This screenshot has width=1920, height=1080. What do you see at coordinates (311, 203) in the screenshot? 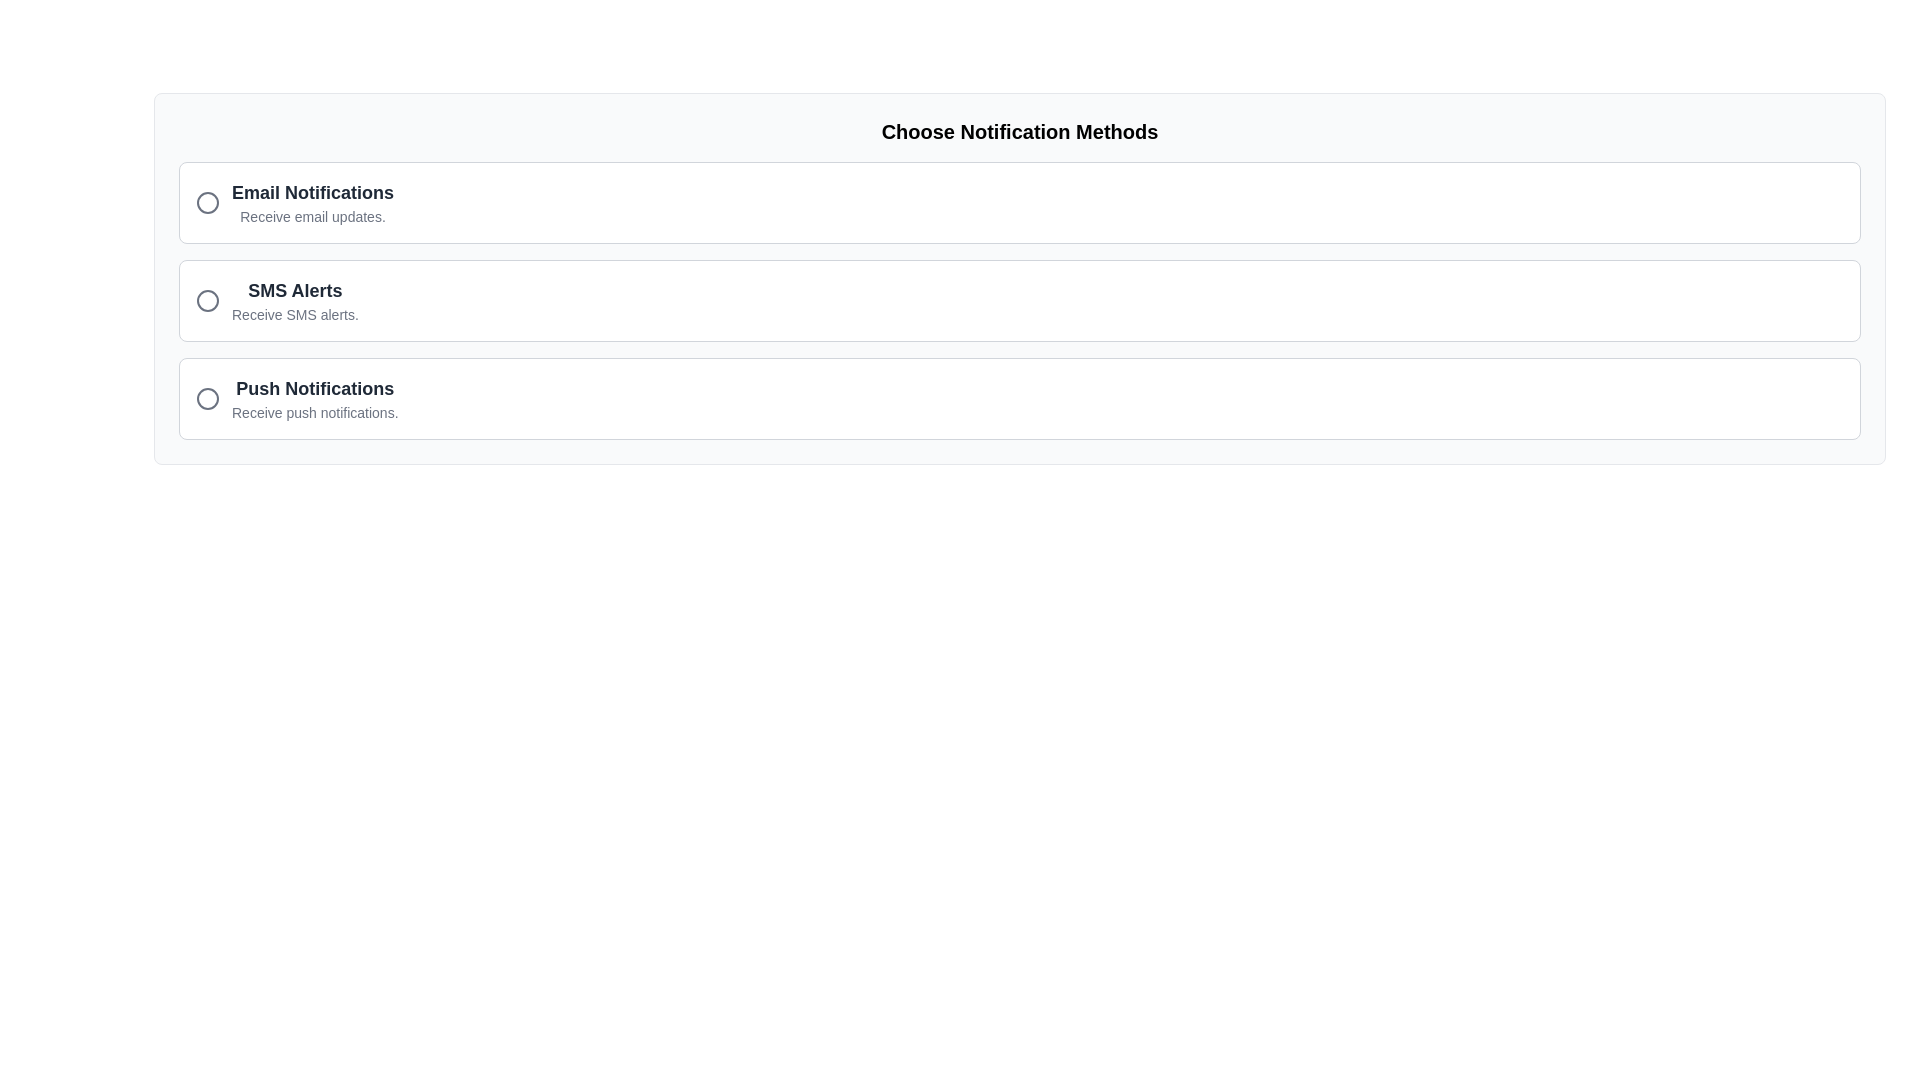
I see `the 'Email Notifications' text label which has a bold heading and descriptive subtext, located at the top of the list of notification methods within a bordered card` at bounding box center [311, 203].